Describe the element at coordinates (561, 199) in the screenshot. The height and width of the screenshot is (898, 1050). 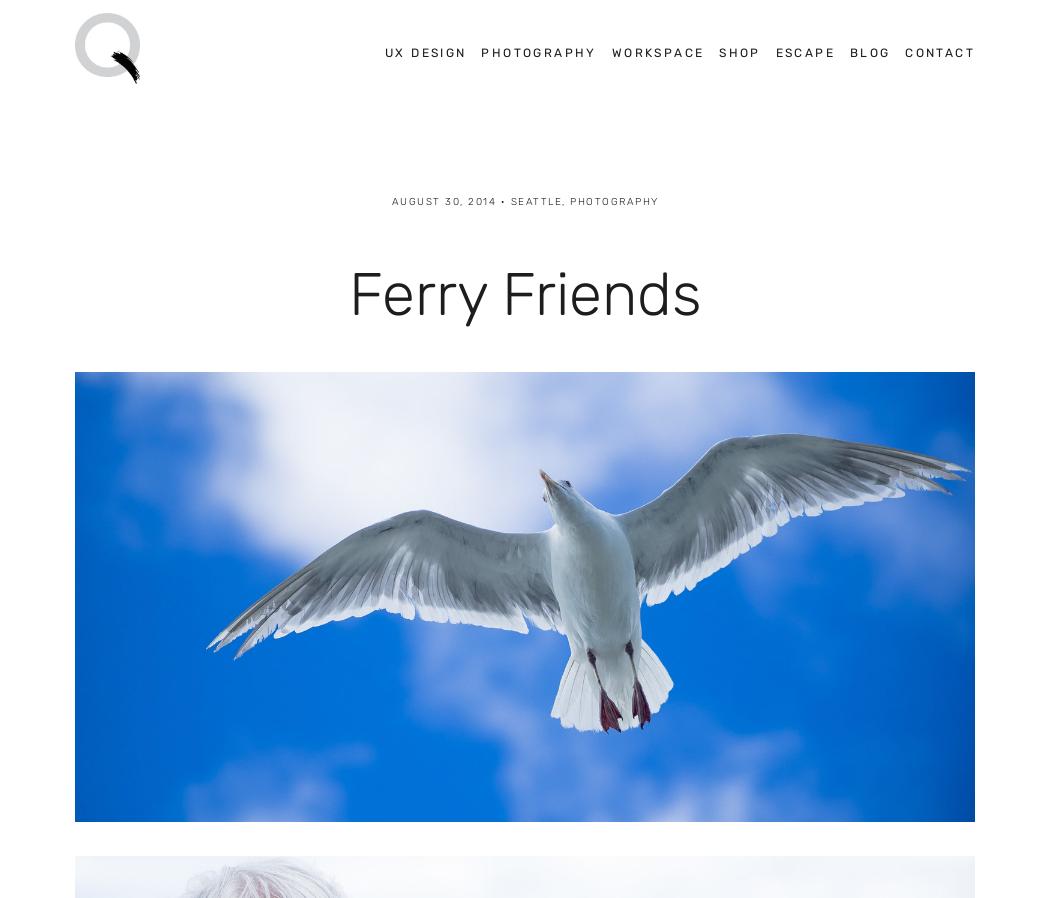
I see `','` at that location.